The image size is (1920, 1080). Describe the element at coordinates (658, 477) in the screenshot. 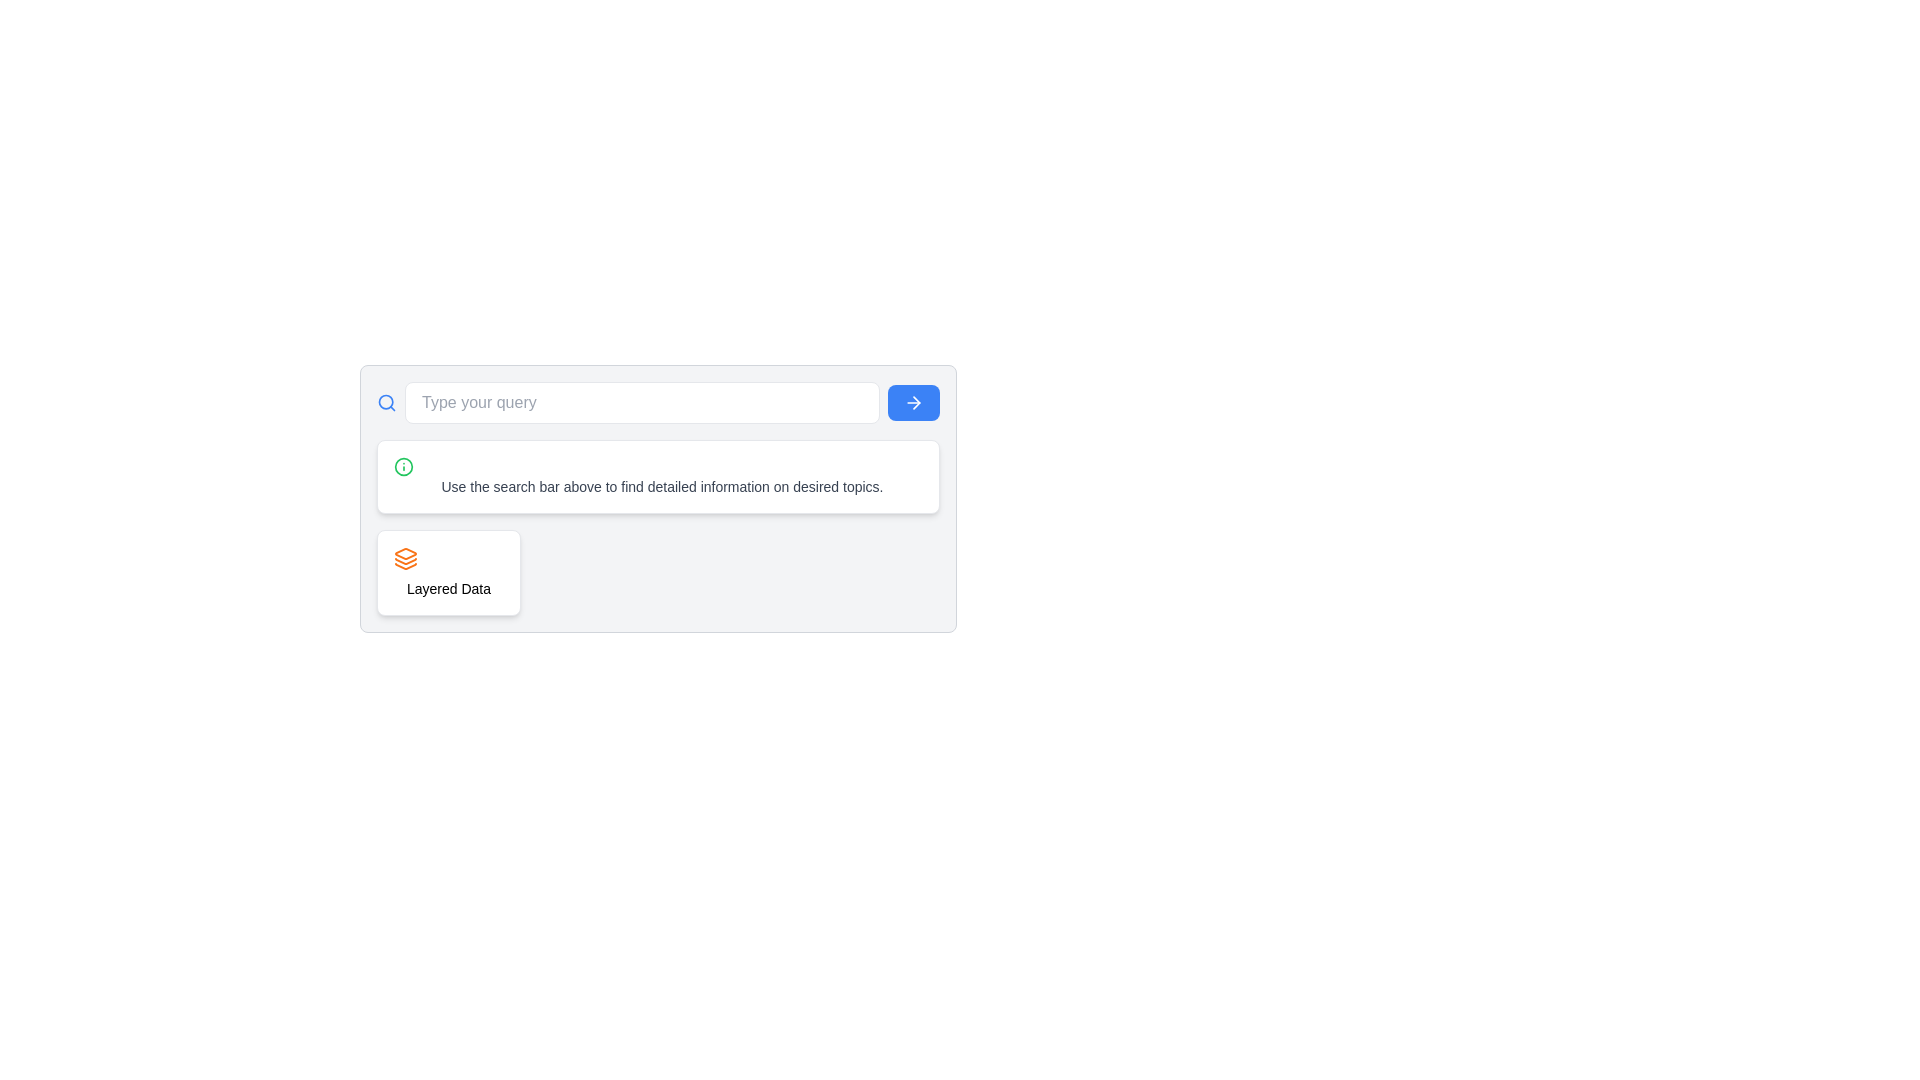

I see `the Informational text card, which has a white background, rounded corners, and contains an 'i' icon in a green circle on the left side` at that location.